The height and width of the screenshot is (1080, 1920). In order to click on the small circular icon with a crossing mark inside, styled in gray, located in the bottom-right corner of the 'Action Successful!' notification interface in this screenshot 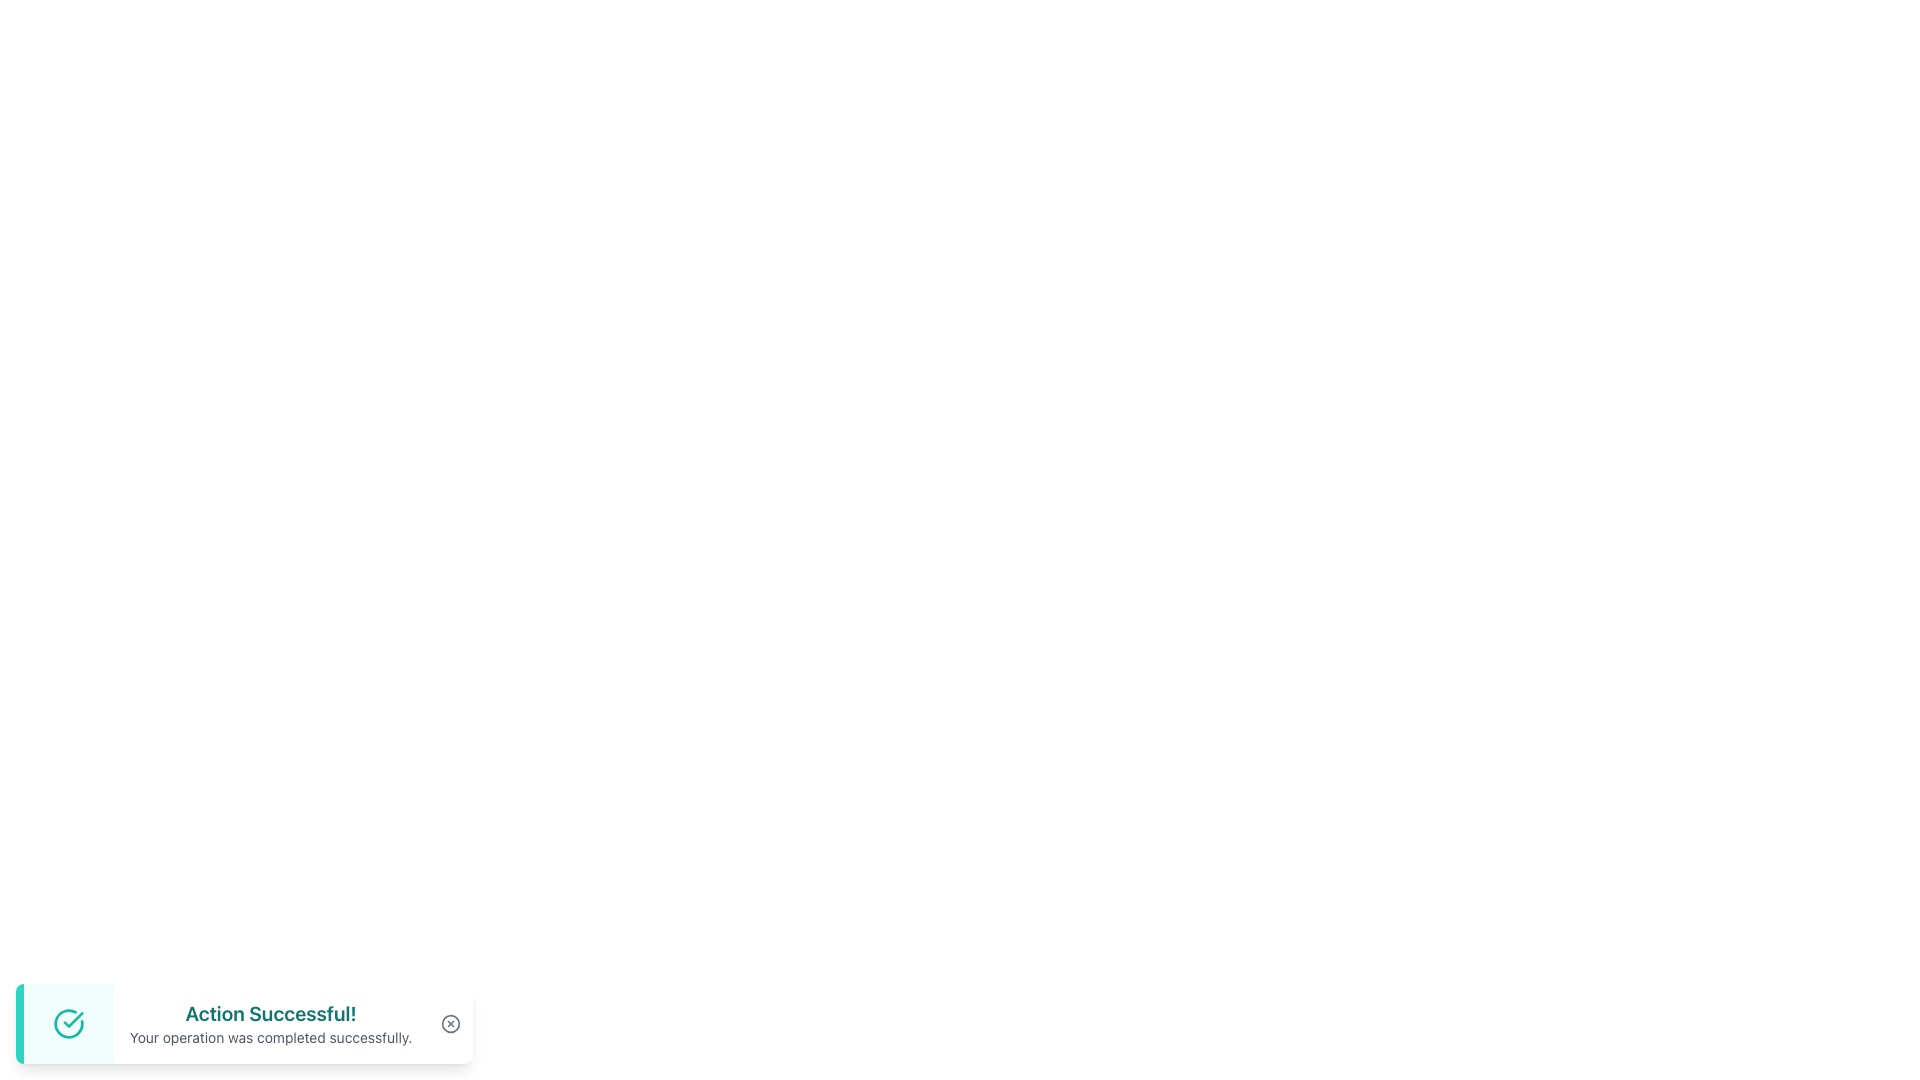, I will do `click(449, 1023)`.